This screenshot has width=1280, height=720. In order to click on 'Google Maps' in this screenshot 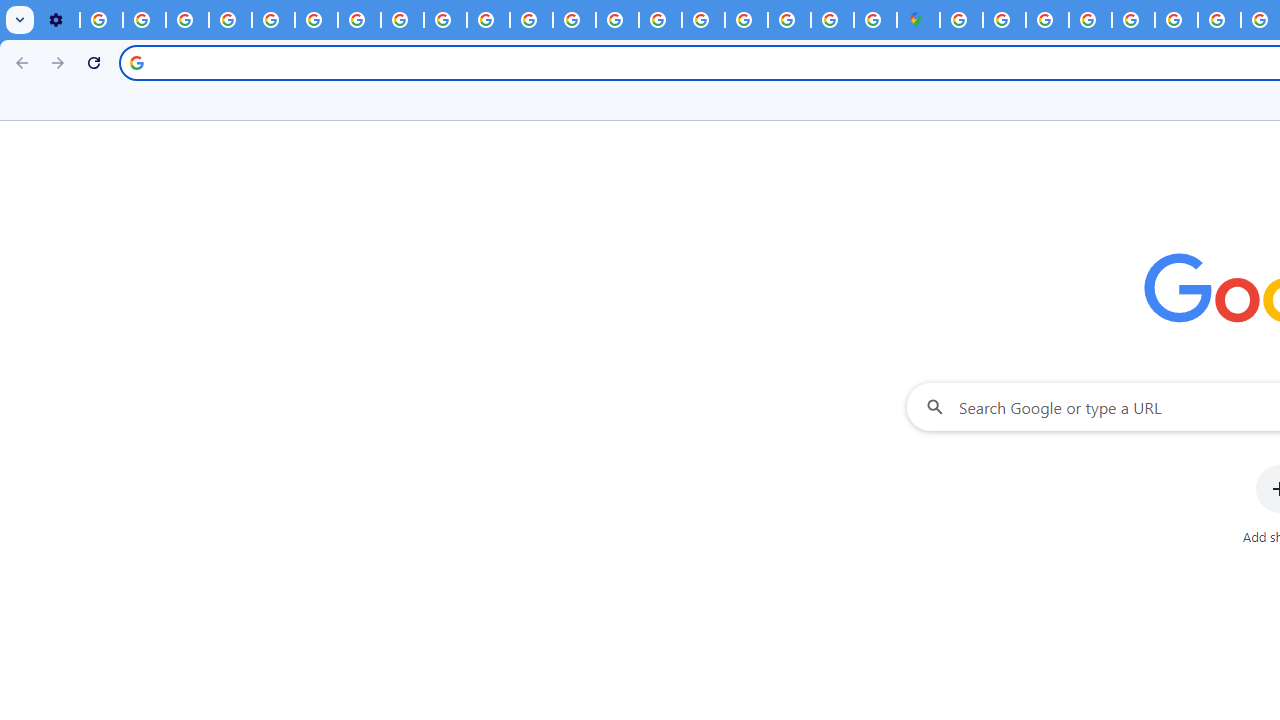, I will do `click(917, 20)`.